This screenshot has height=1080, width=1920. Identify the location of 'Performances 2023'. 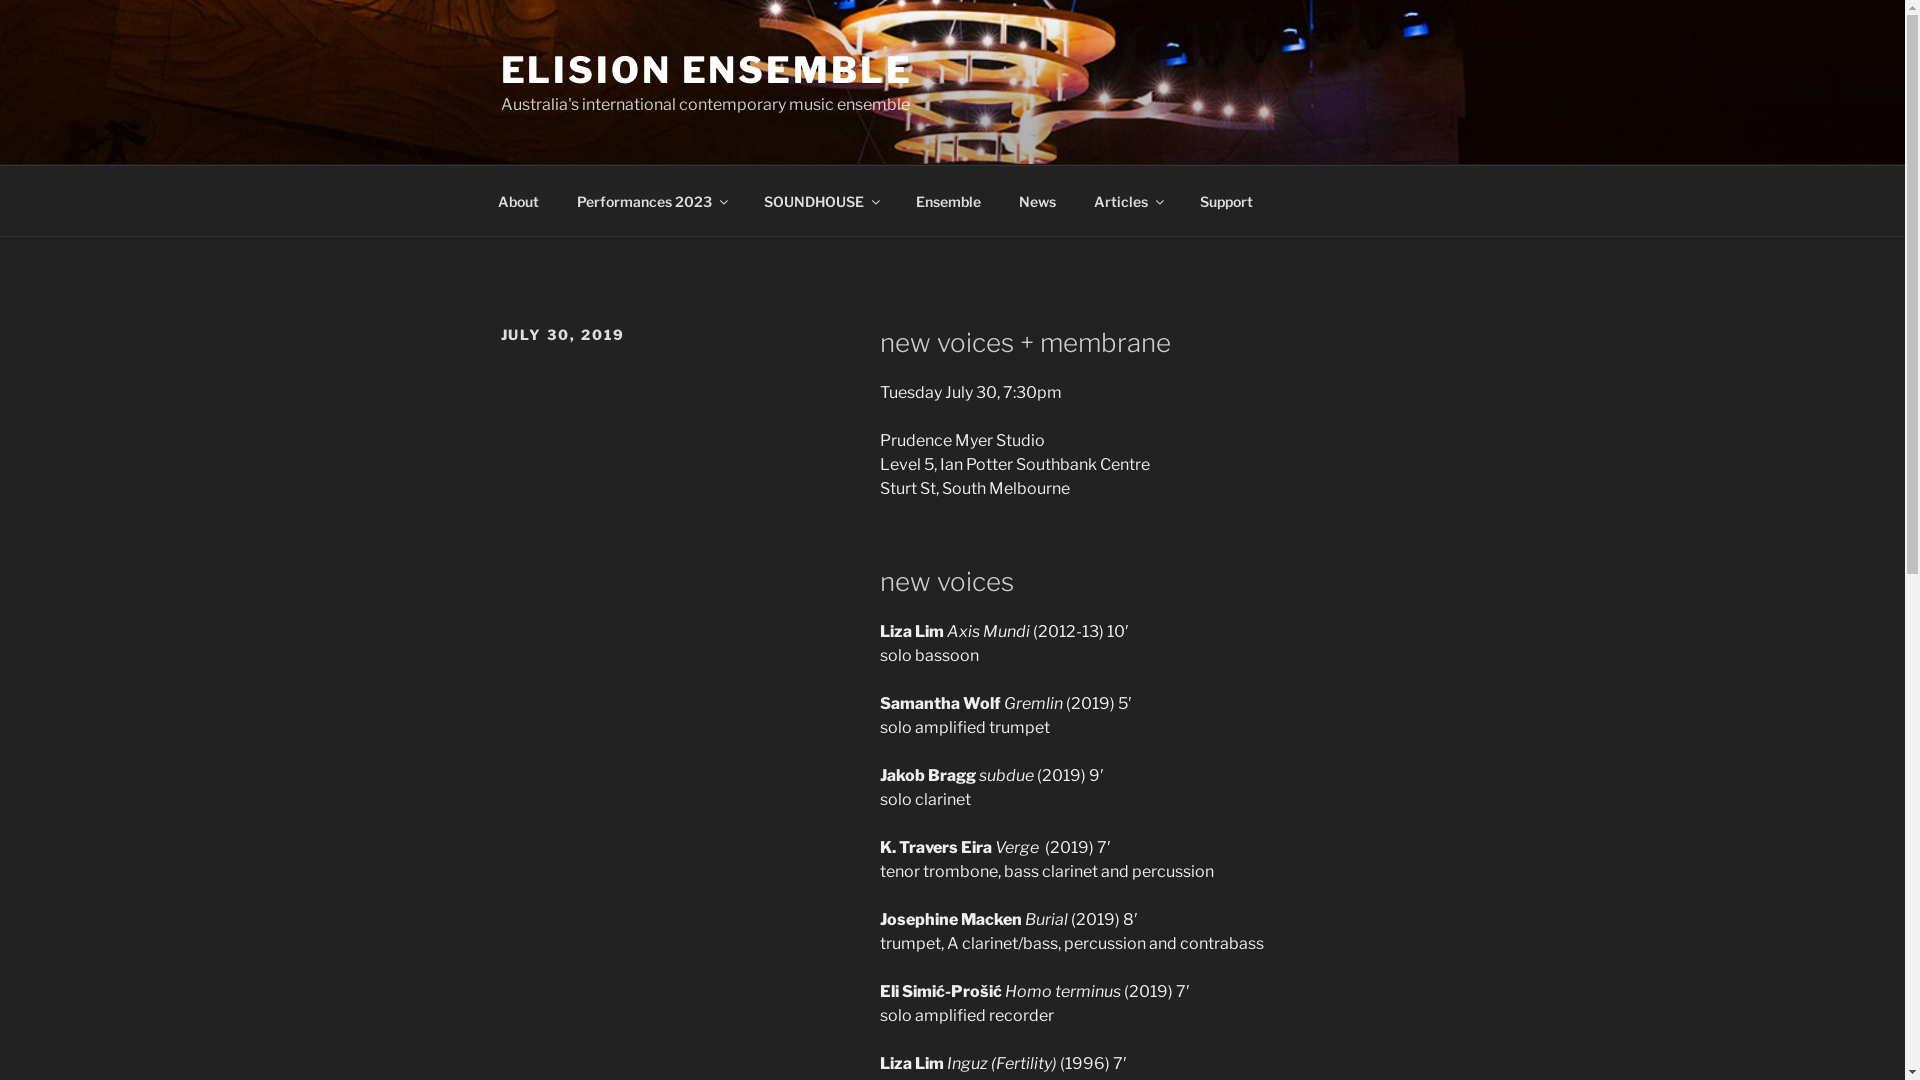
(652, 200).